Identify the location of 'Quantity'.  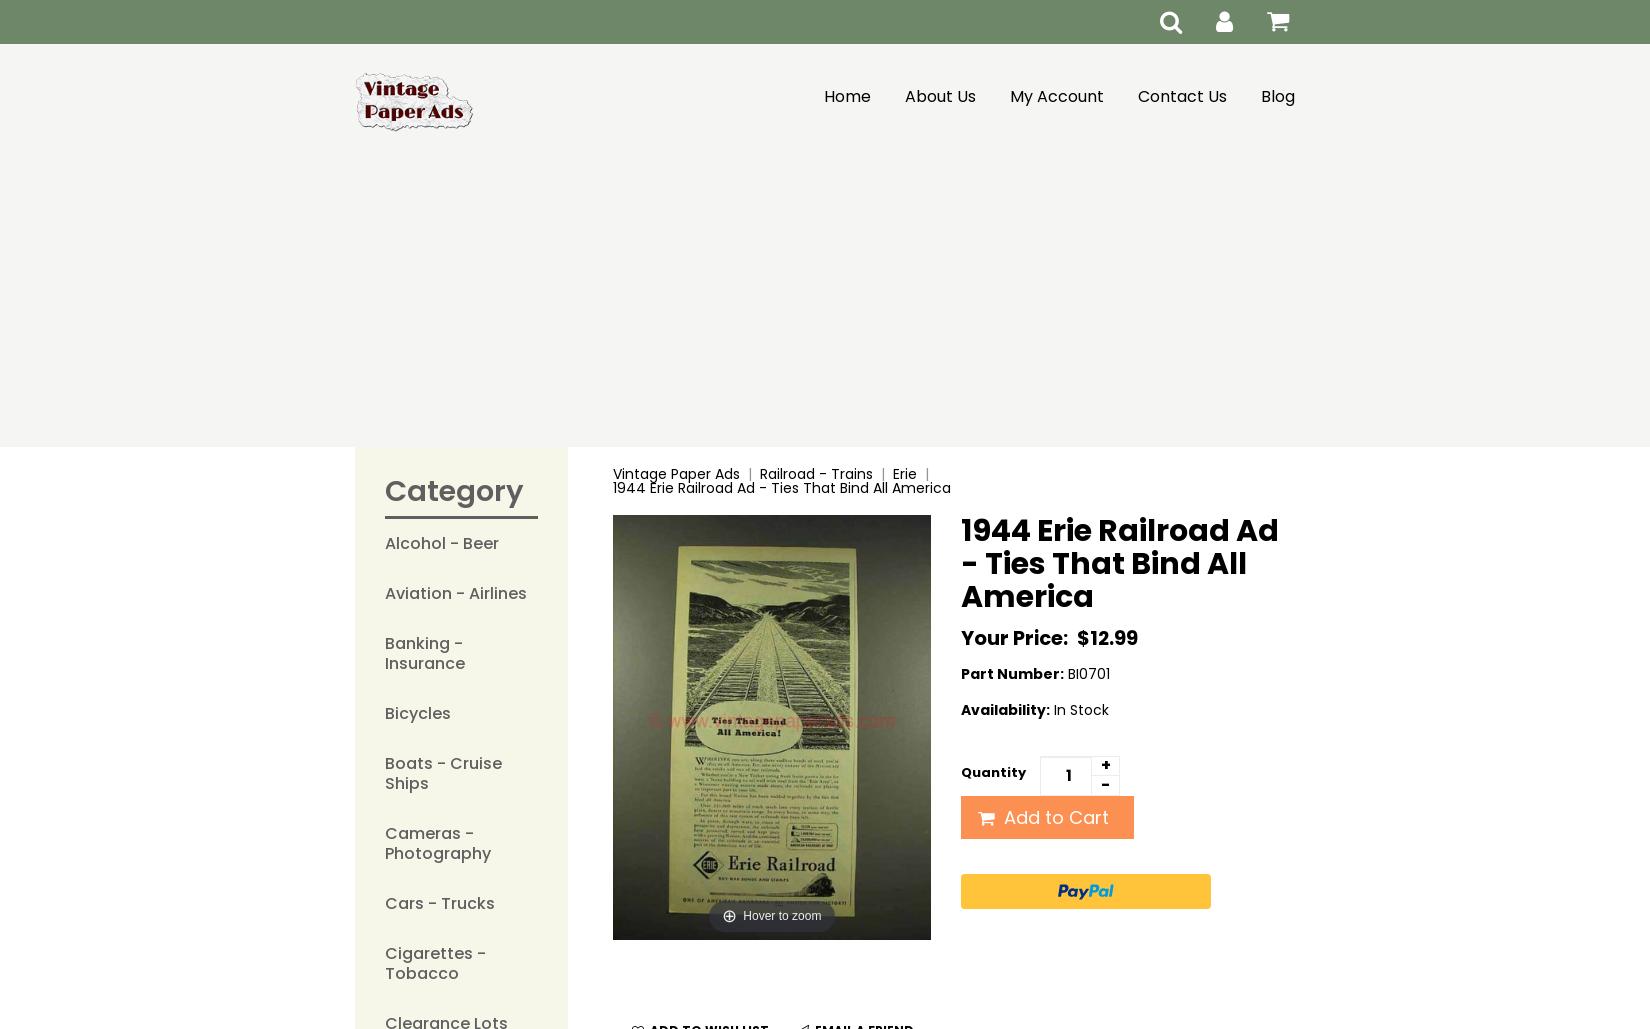
(993, 772).